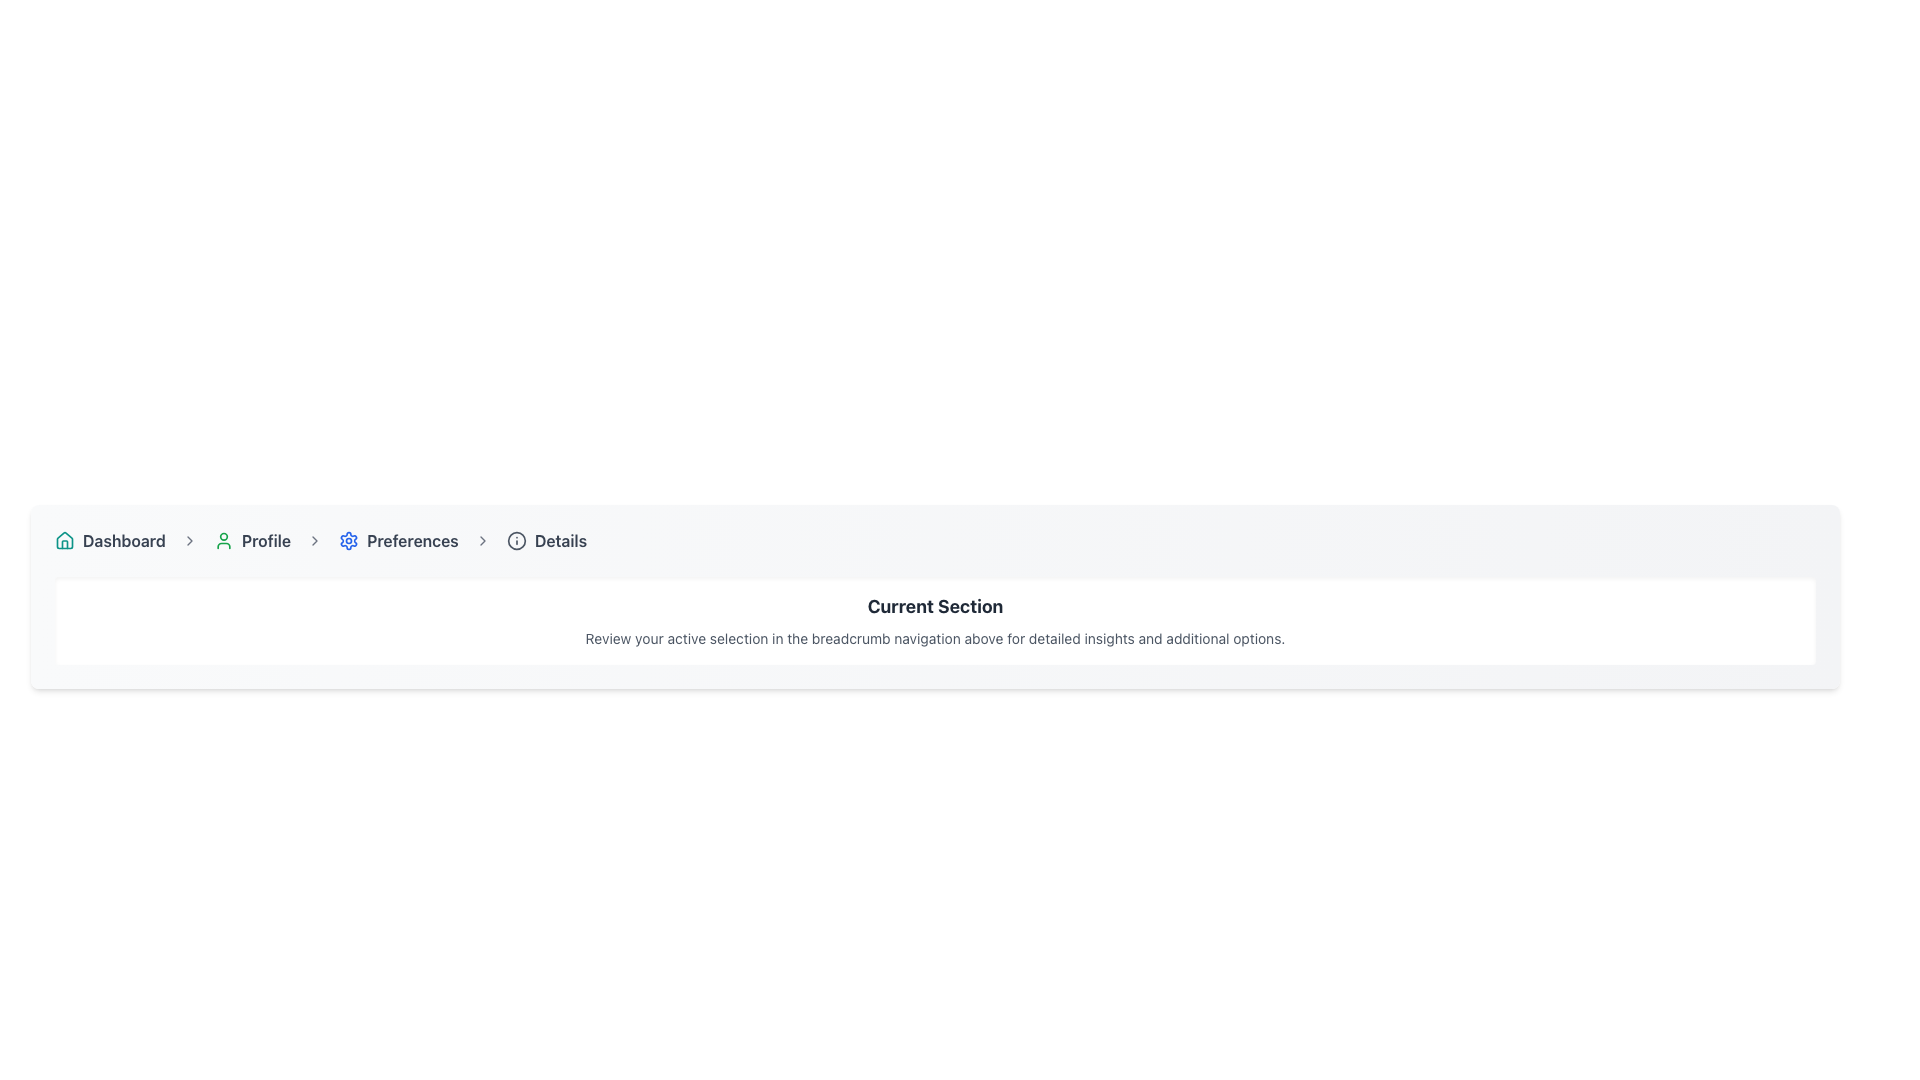 The image size is (1920, 1080). Describe the element at coordinates (398, 540) in the screenshot. I see `the clickable breadcrumb navigation link labeled 'Preferences', which is styled in bold and is accompanied by a small blue settings icon` at that location.